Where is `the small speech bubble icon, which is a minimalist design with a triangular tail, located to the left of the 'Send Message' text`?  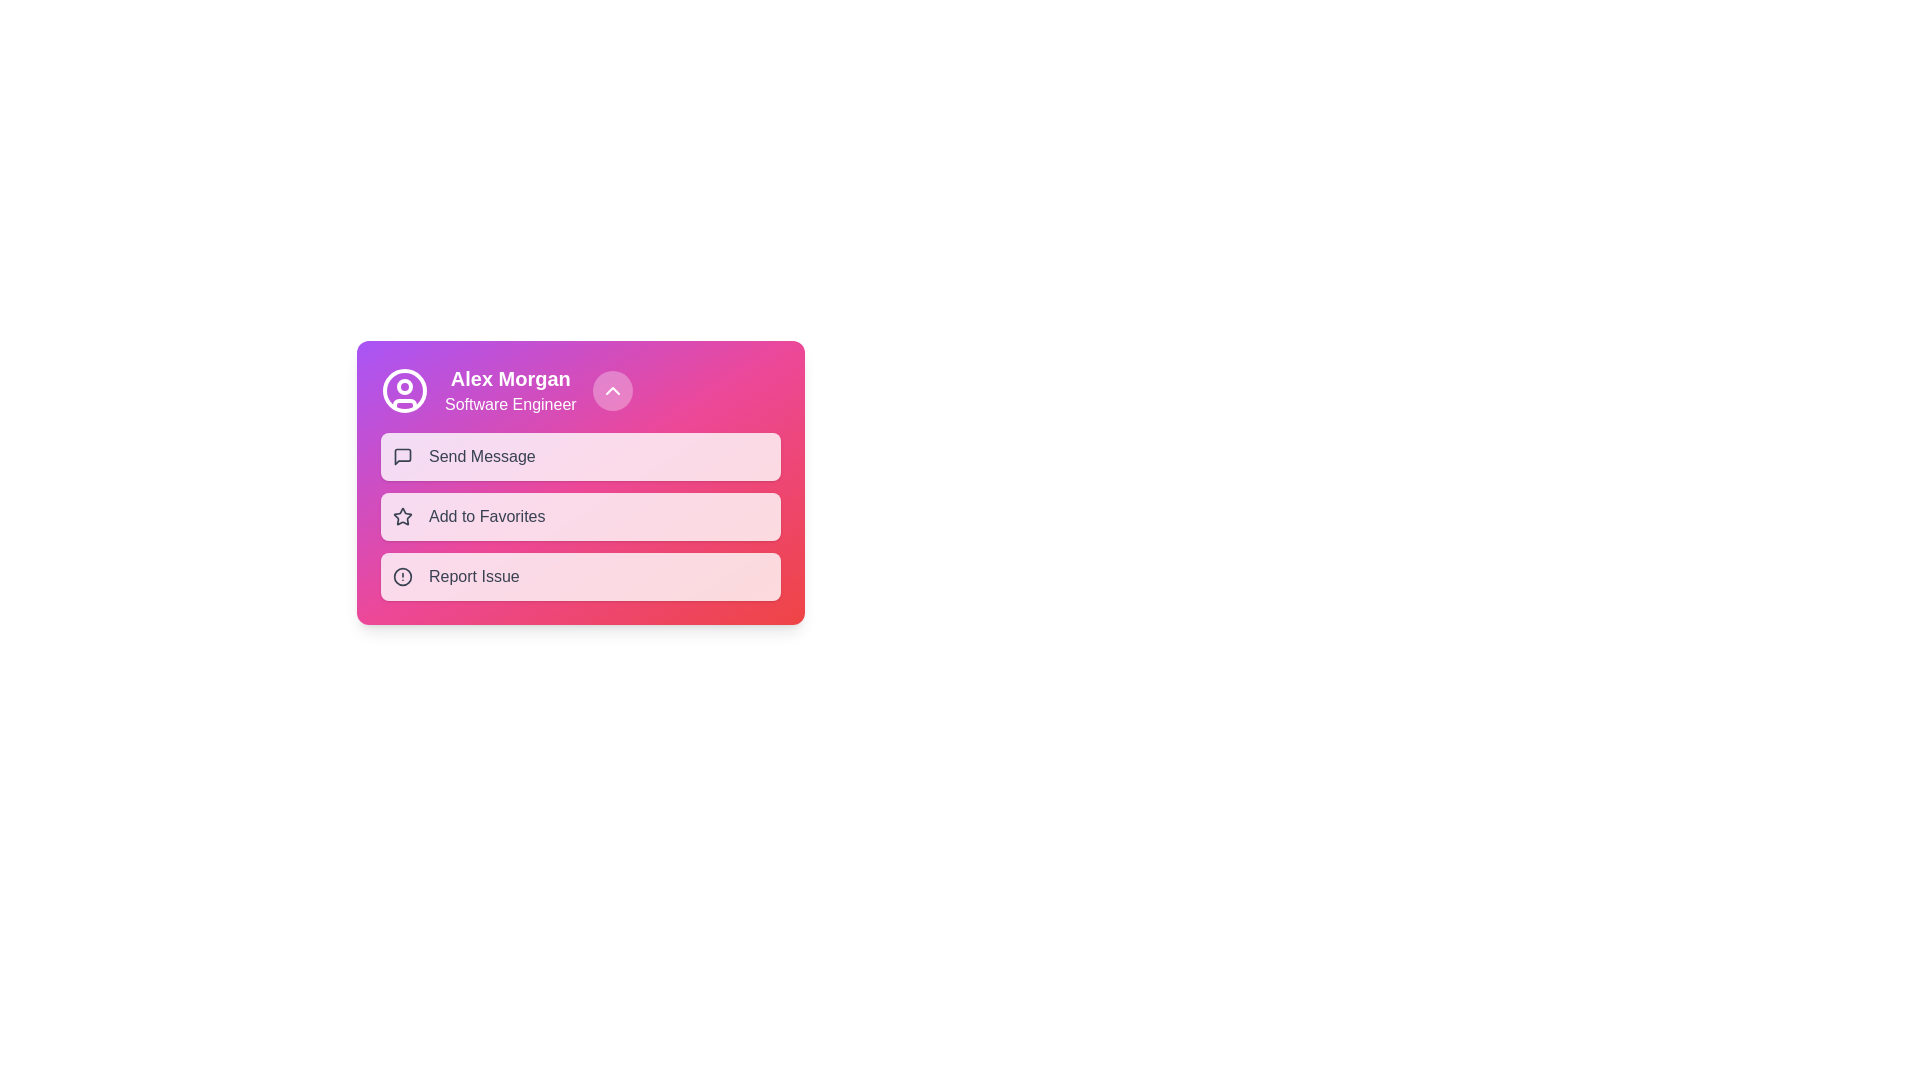 the small speech bubble icon, which is a minimalist design with a triangular tail, located to the left of the 'Send Message' text is located at coordinates (402, 456).